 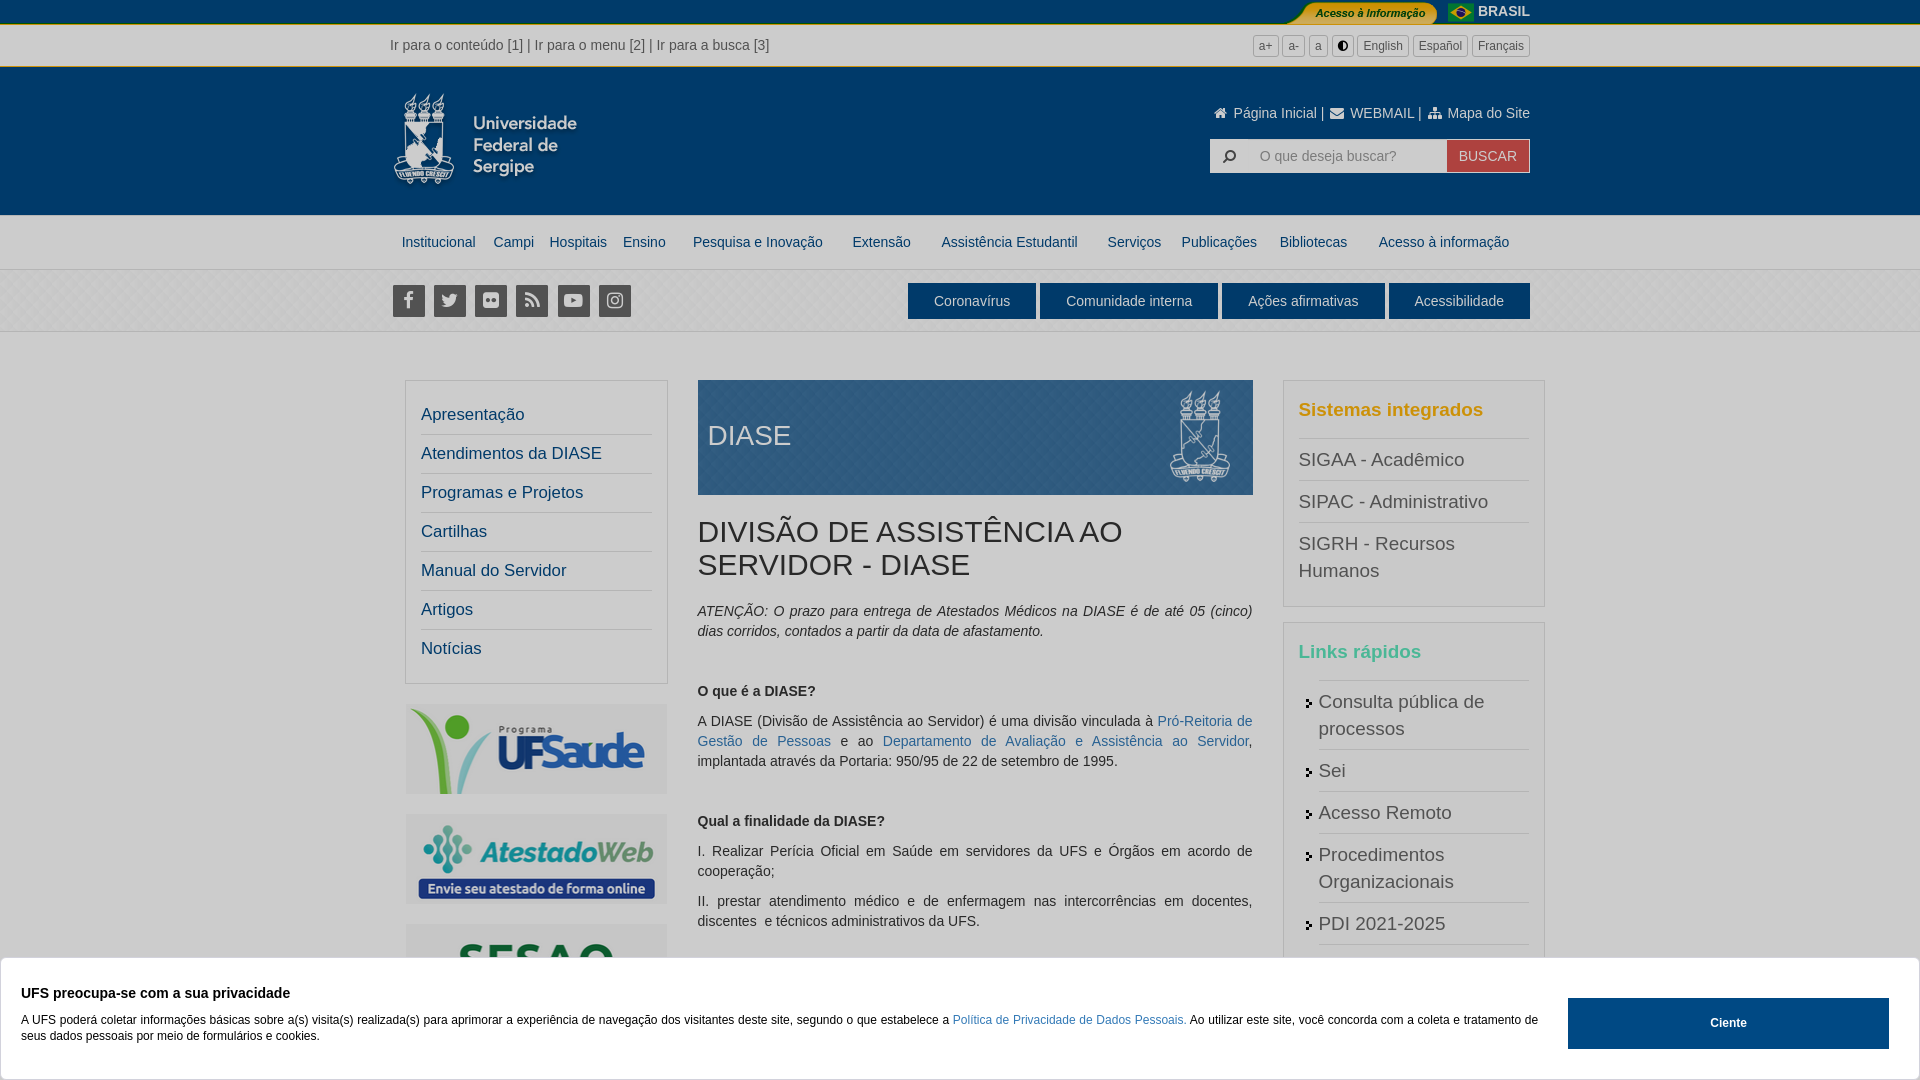 What do you see at coordinates (437, 241) in the screenshot?
I see `'Institucional'` at bounding box center [437, 241].